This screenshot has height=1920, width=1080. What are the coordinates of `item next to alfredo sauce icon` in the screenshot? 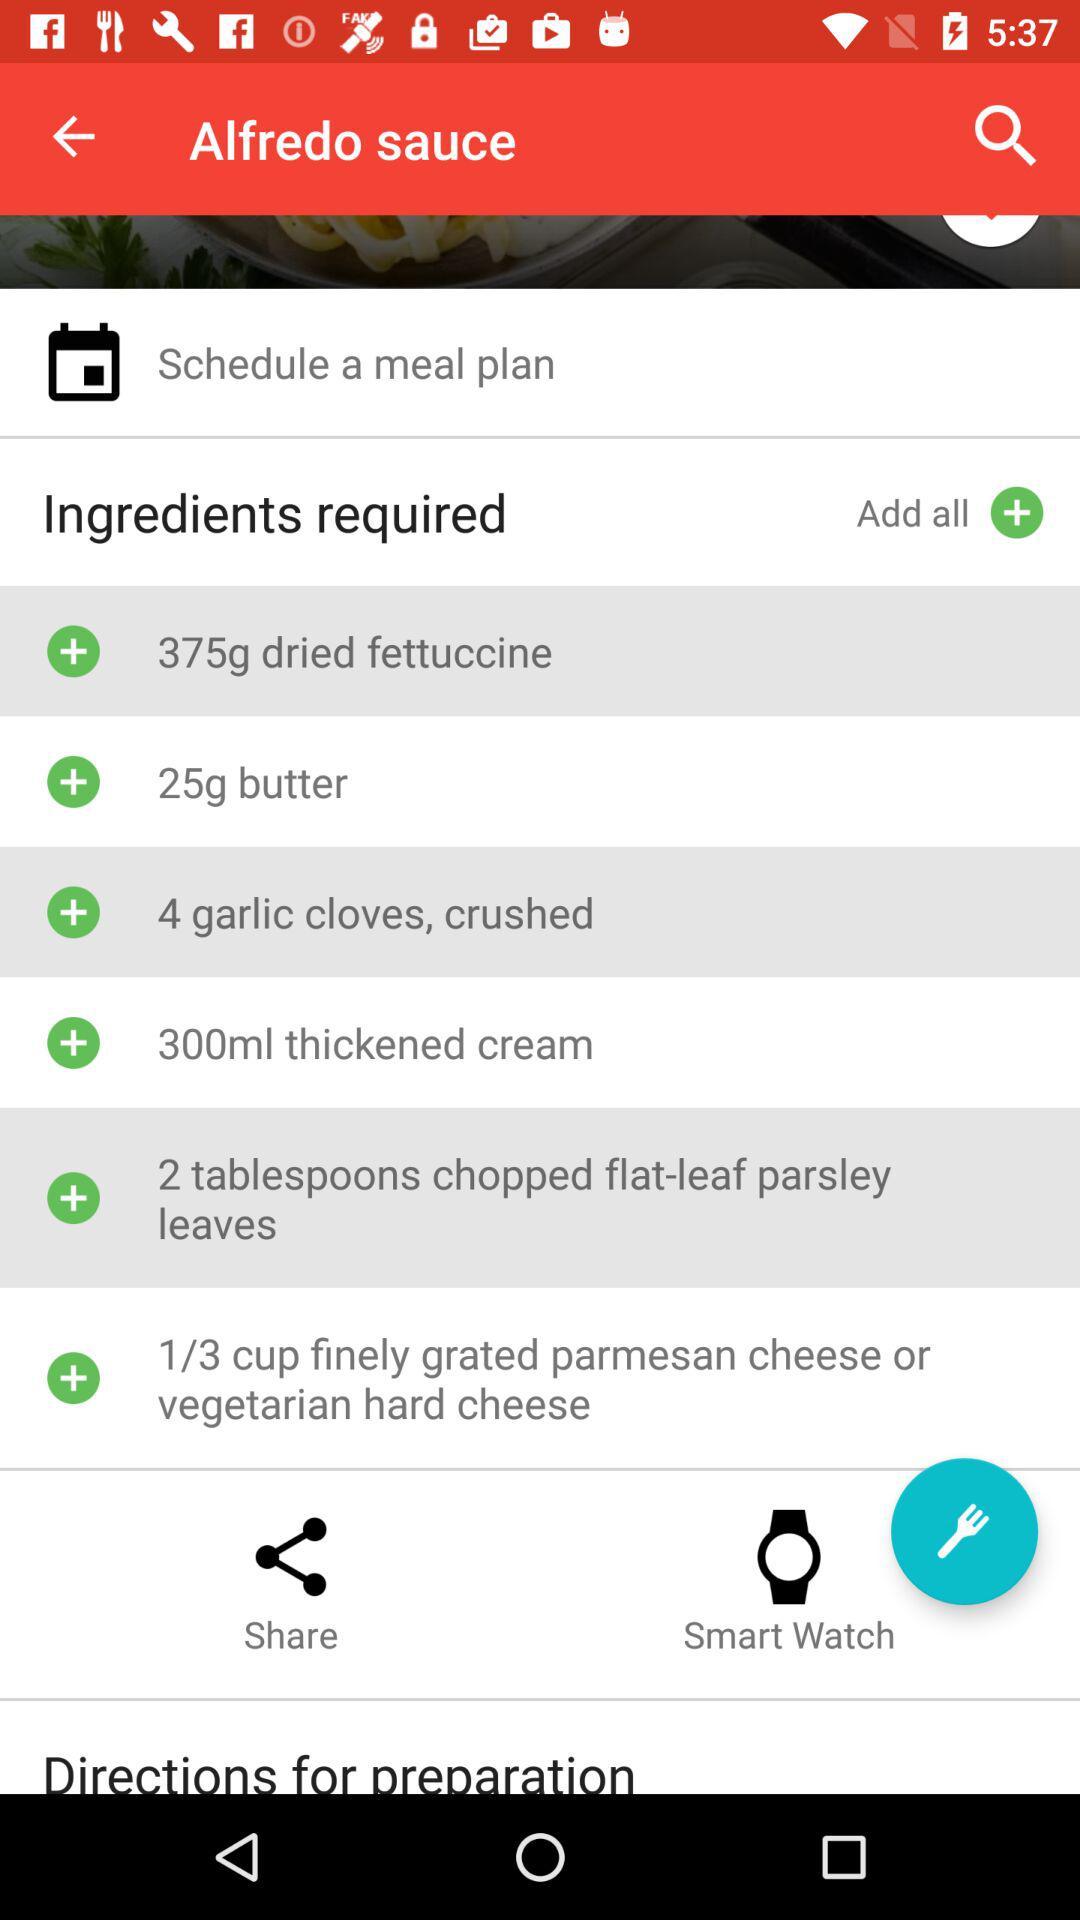 It's located at (1006, 135).